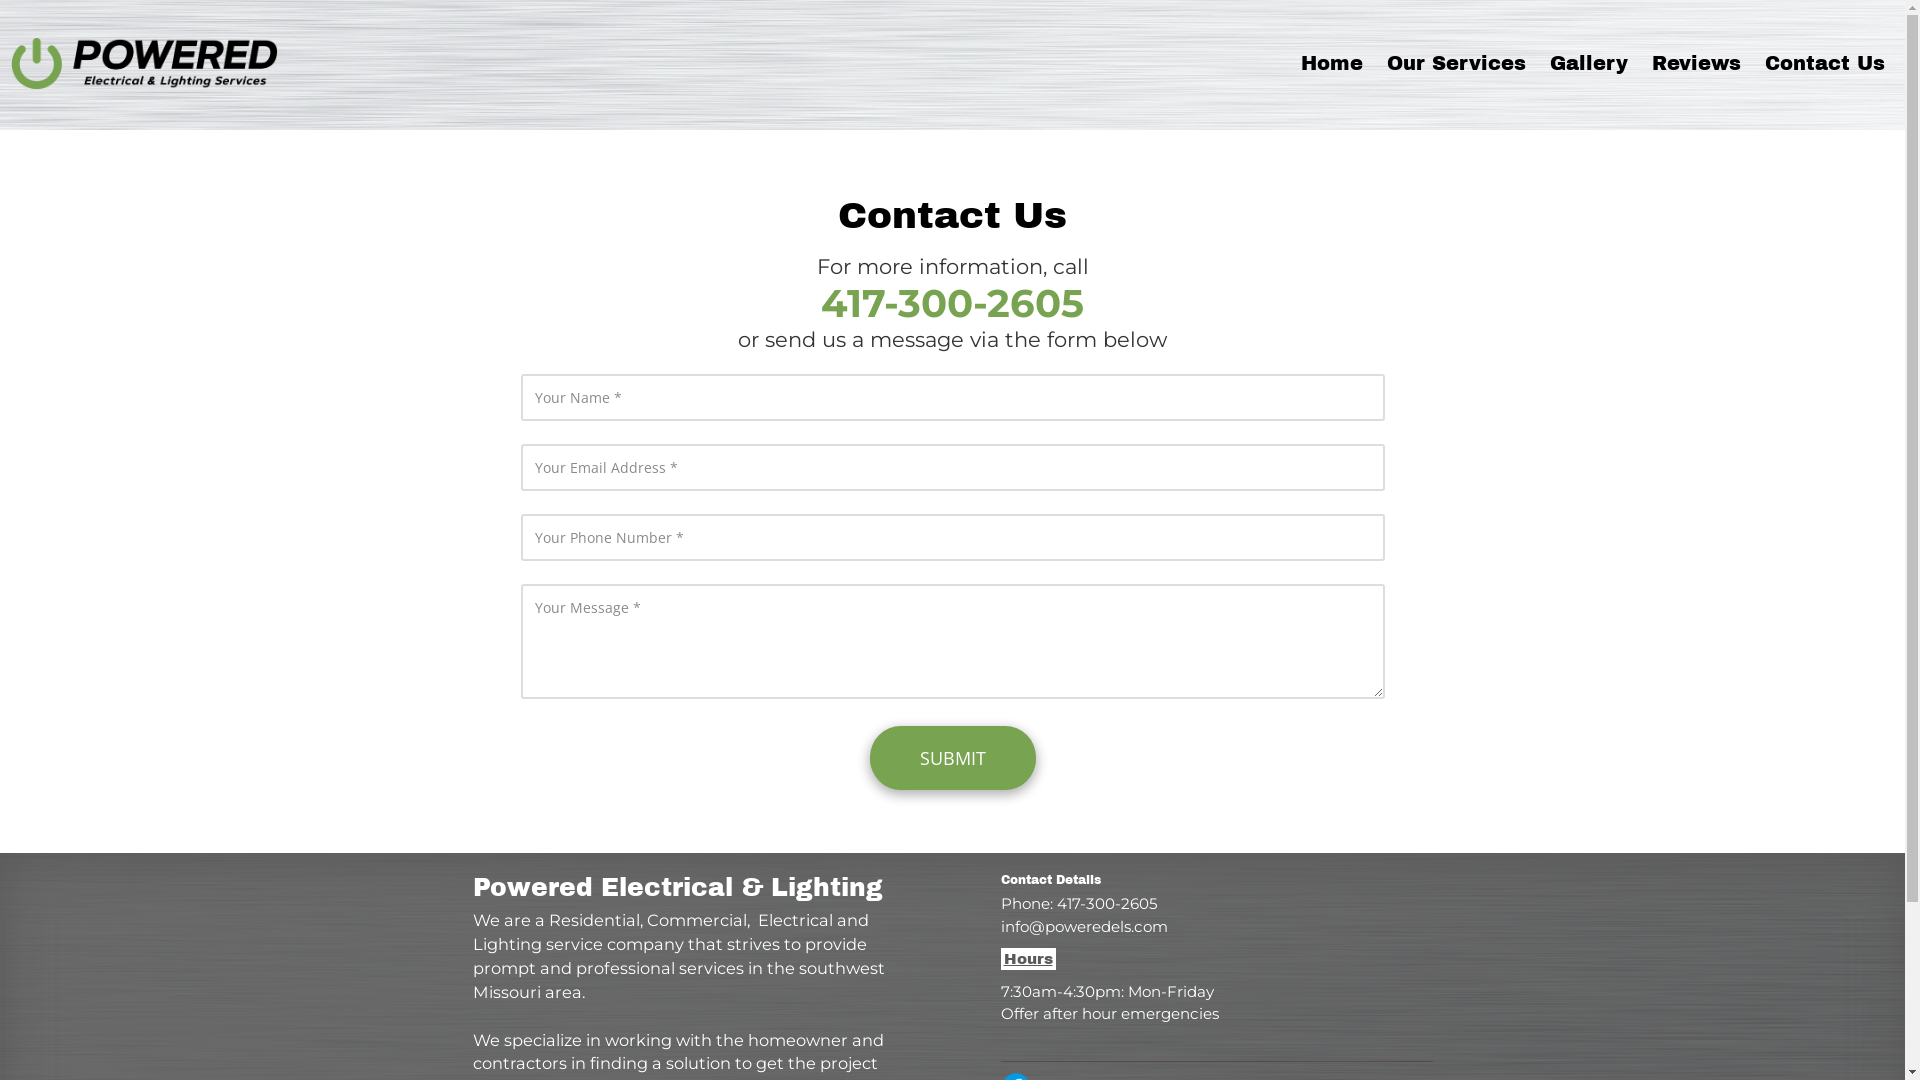  What do you see at coordinates (951, 312) in the screenshot?
I see `'417-300-2605'` at bounding box center [951, 312].